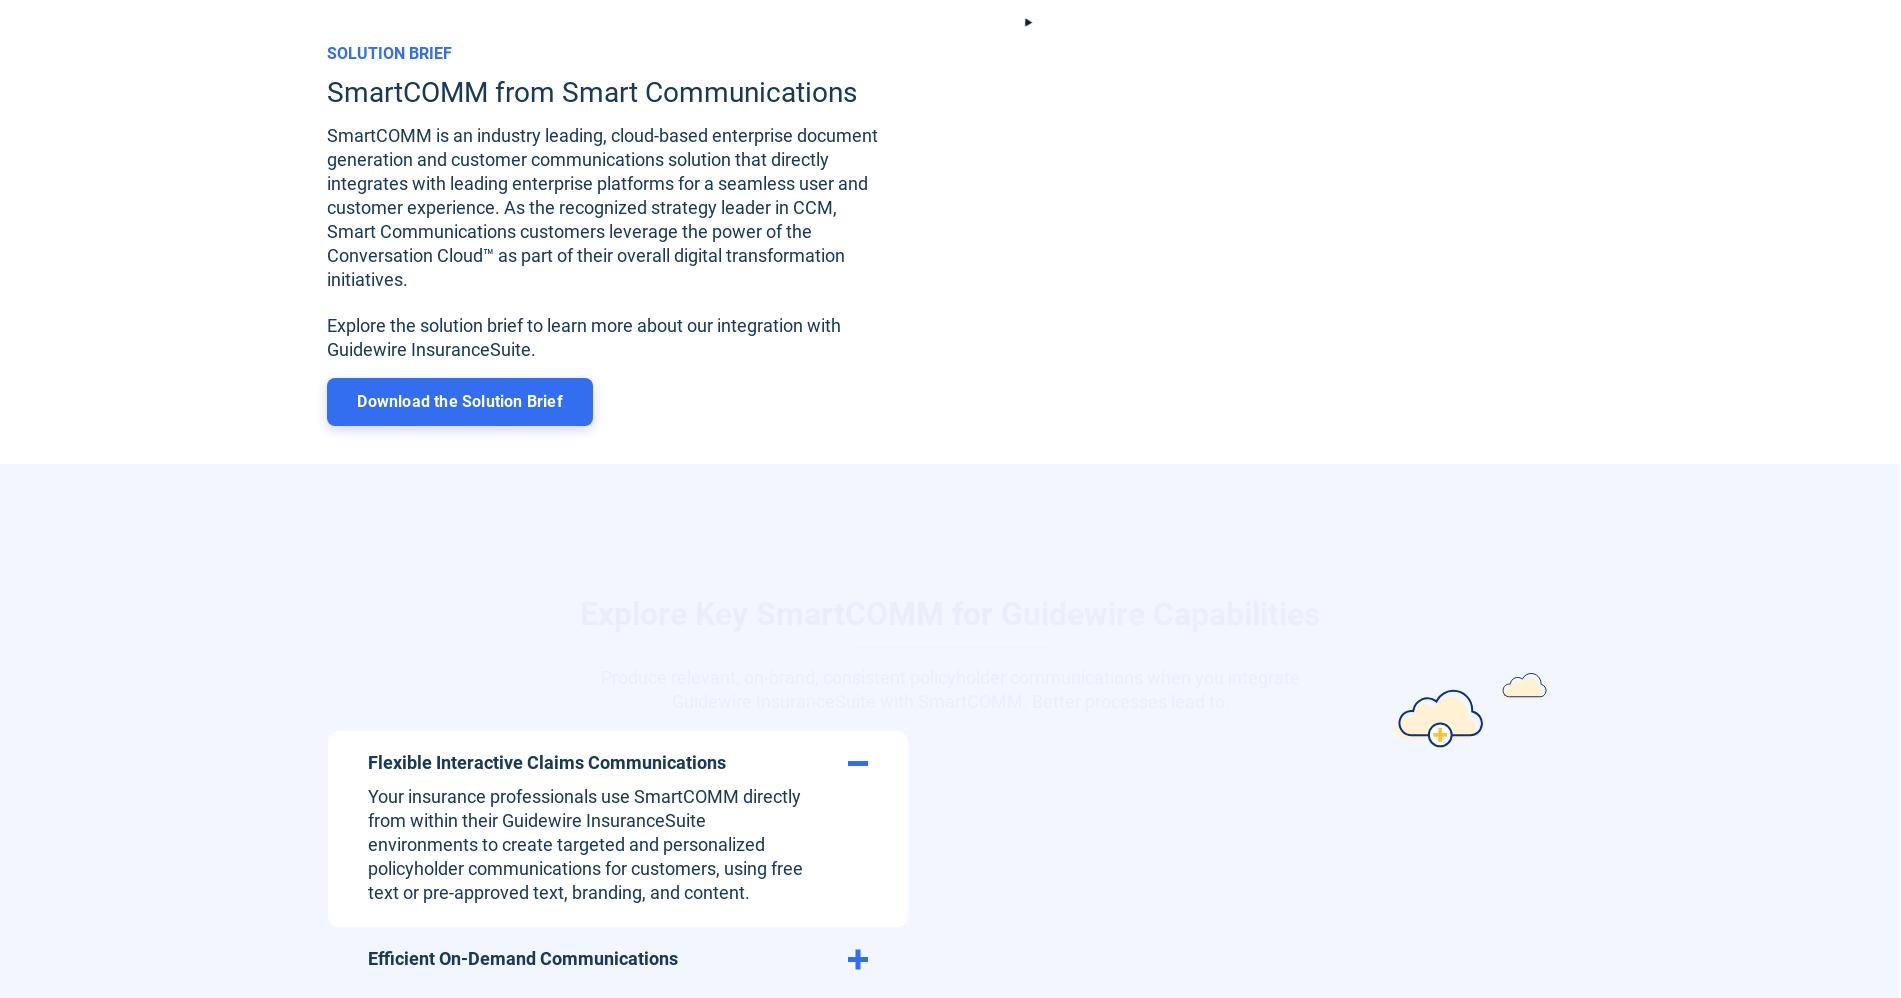  I want to click on 'Explore the solution brief to learn more about our integration with Guidewire InsuranceSuite.', so click(582, 336).